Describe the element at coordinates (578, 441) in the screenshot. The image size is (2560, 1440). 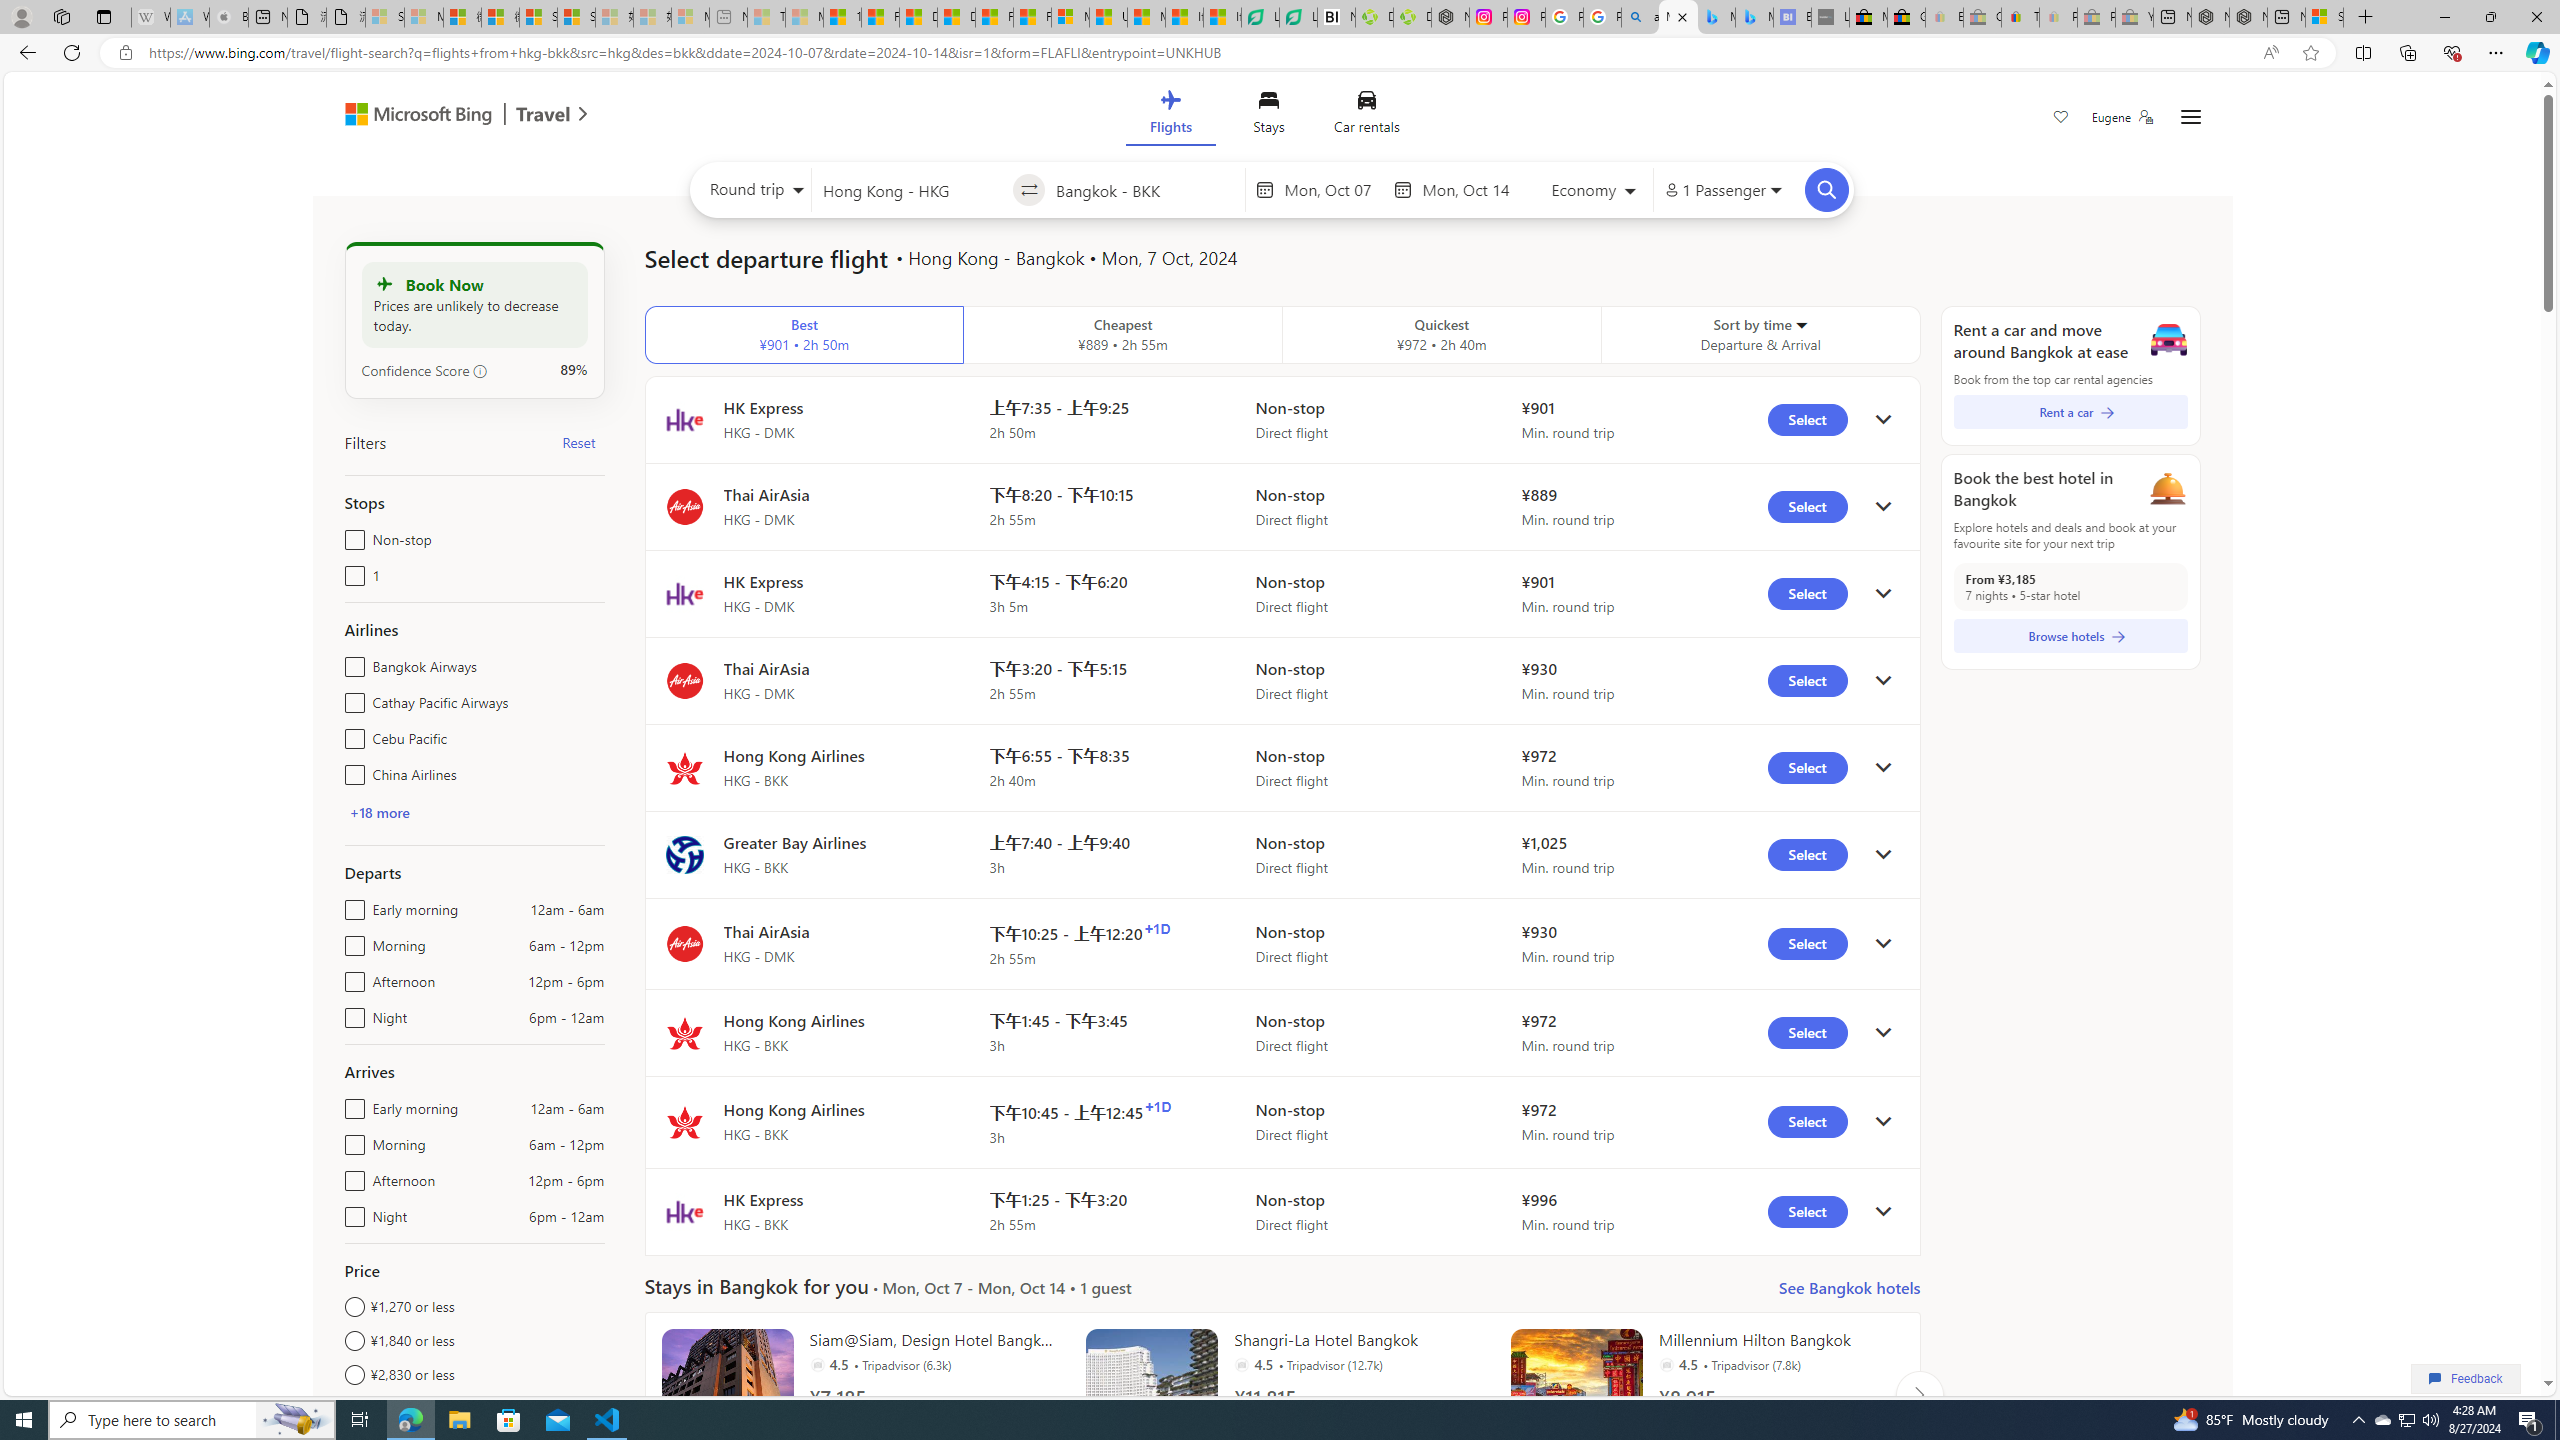
I see `'Reset'` at that location.